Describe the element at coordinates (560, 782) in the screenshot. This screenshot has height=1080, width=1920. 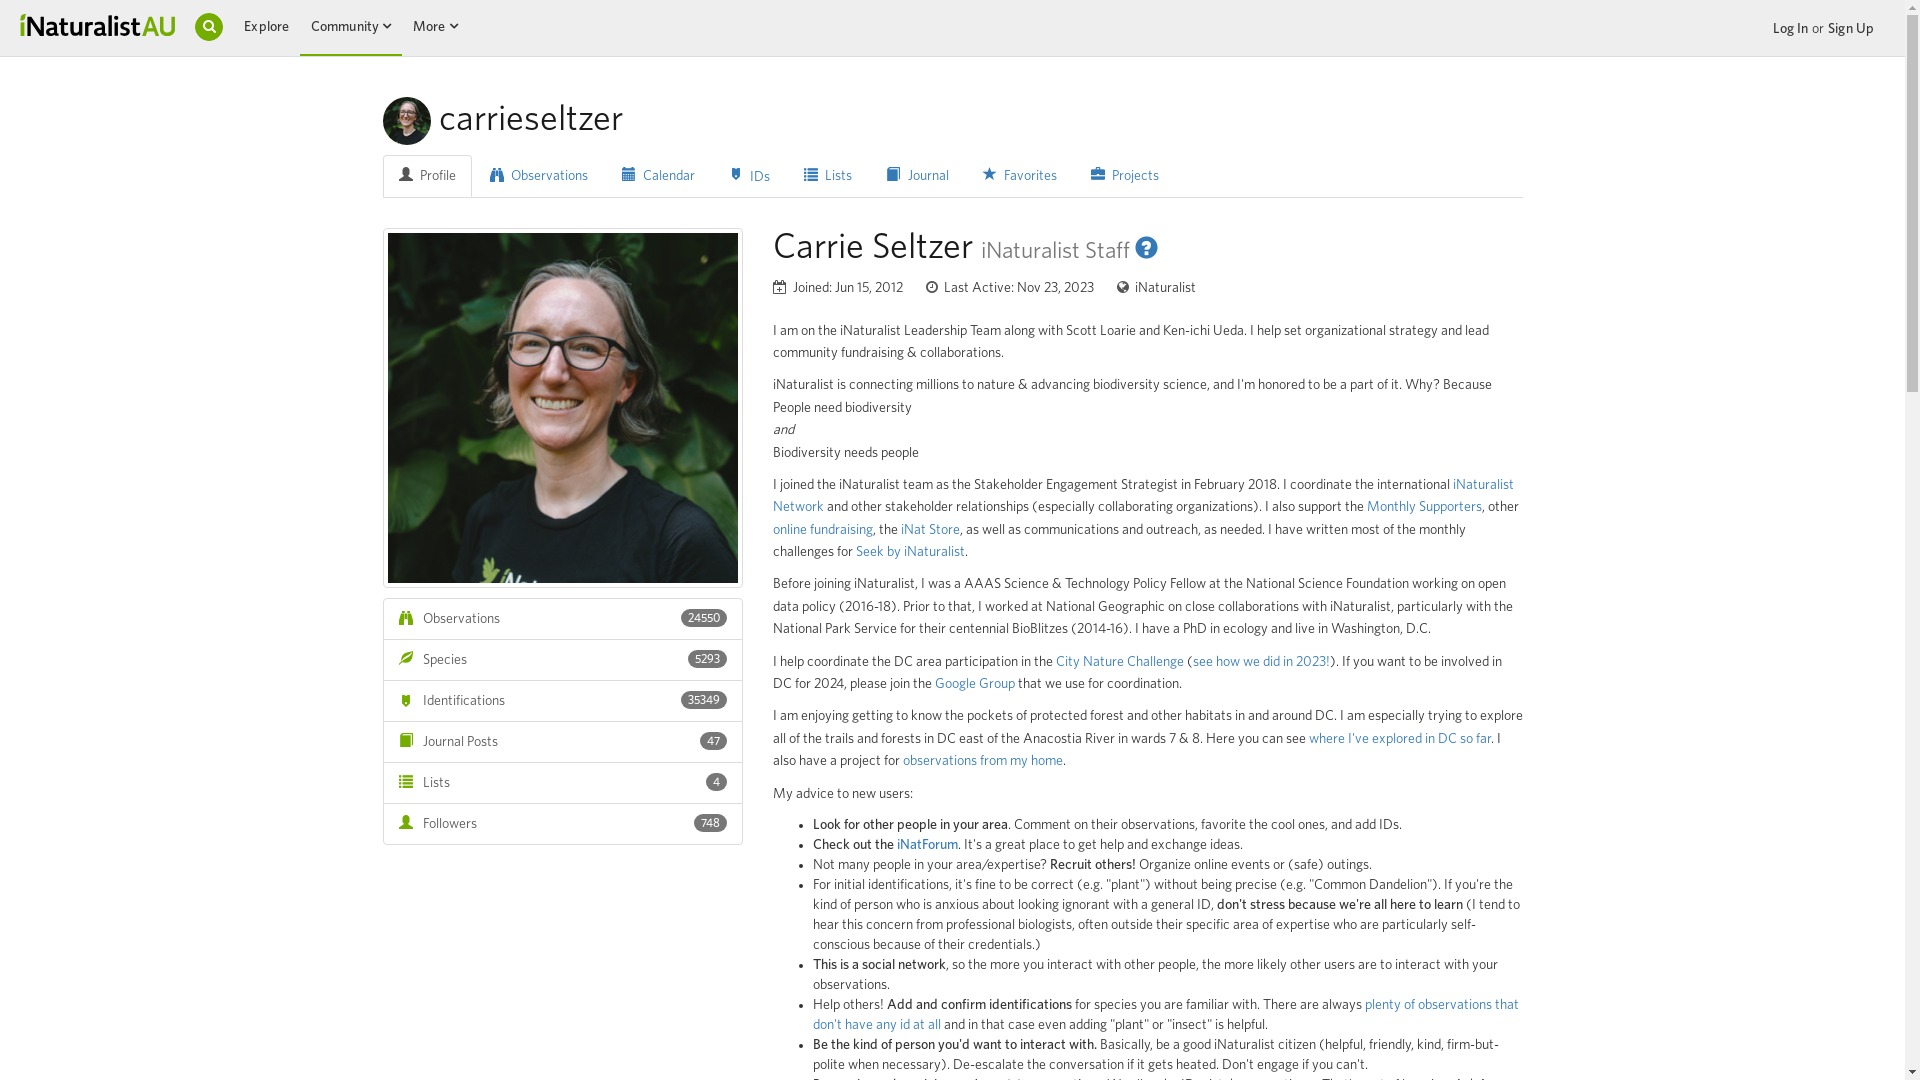
I see `'4` at that location.